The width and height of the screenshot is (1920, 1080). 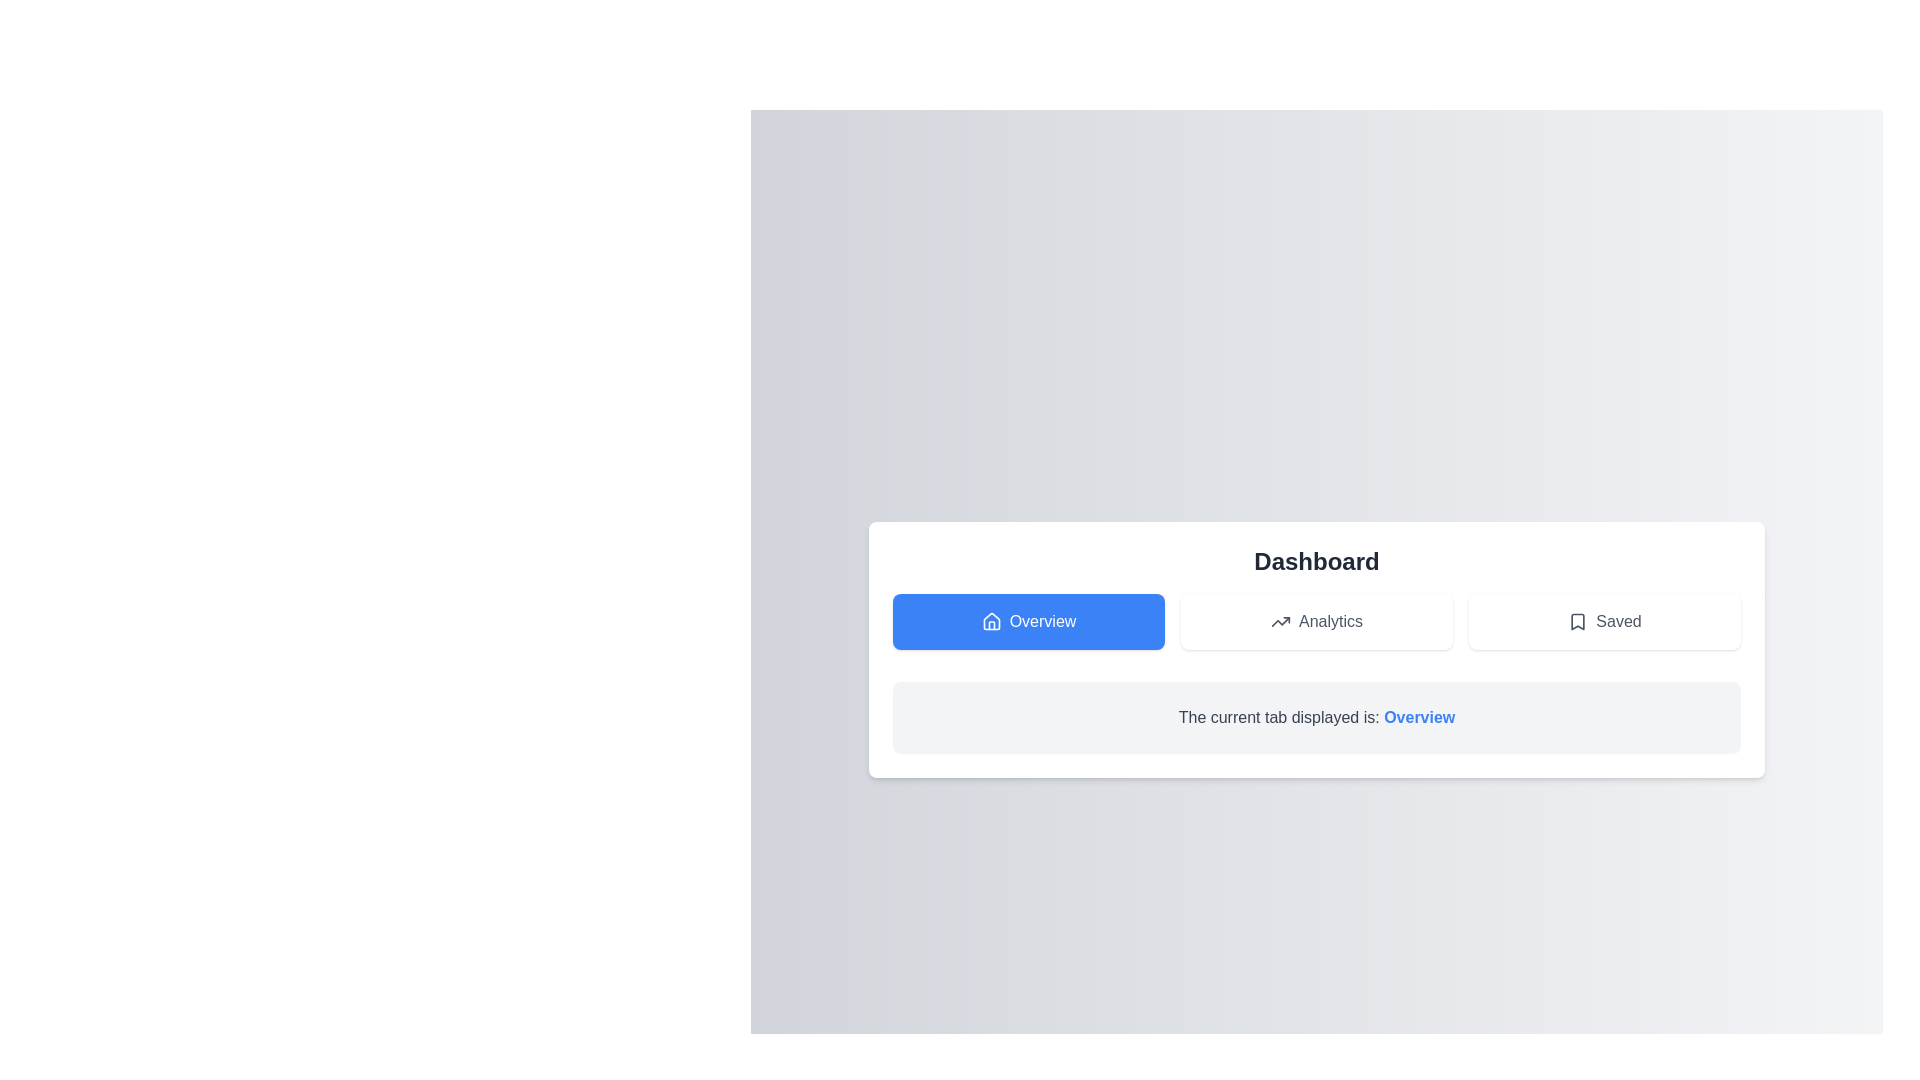 I want to click on the blue 'Overview' button, which has a white house icon and is located in the top-left section of its containing grid, so click(x=1028, y=620).